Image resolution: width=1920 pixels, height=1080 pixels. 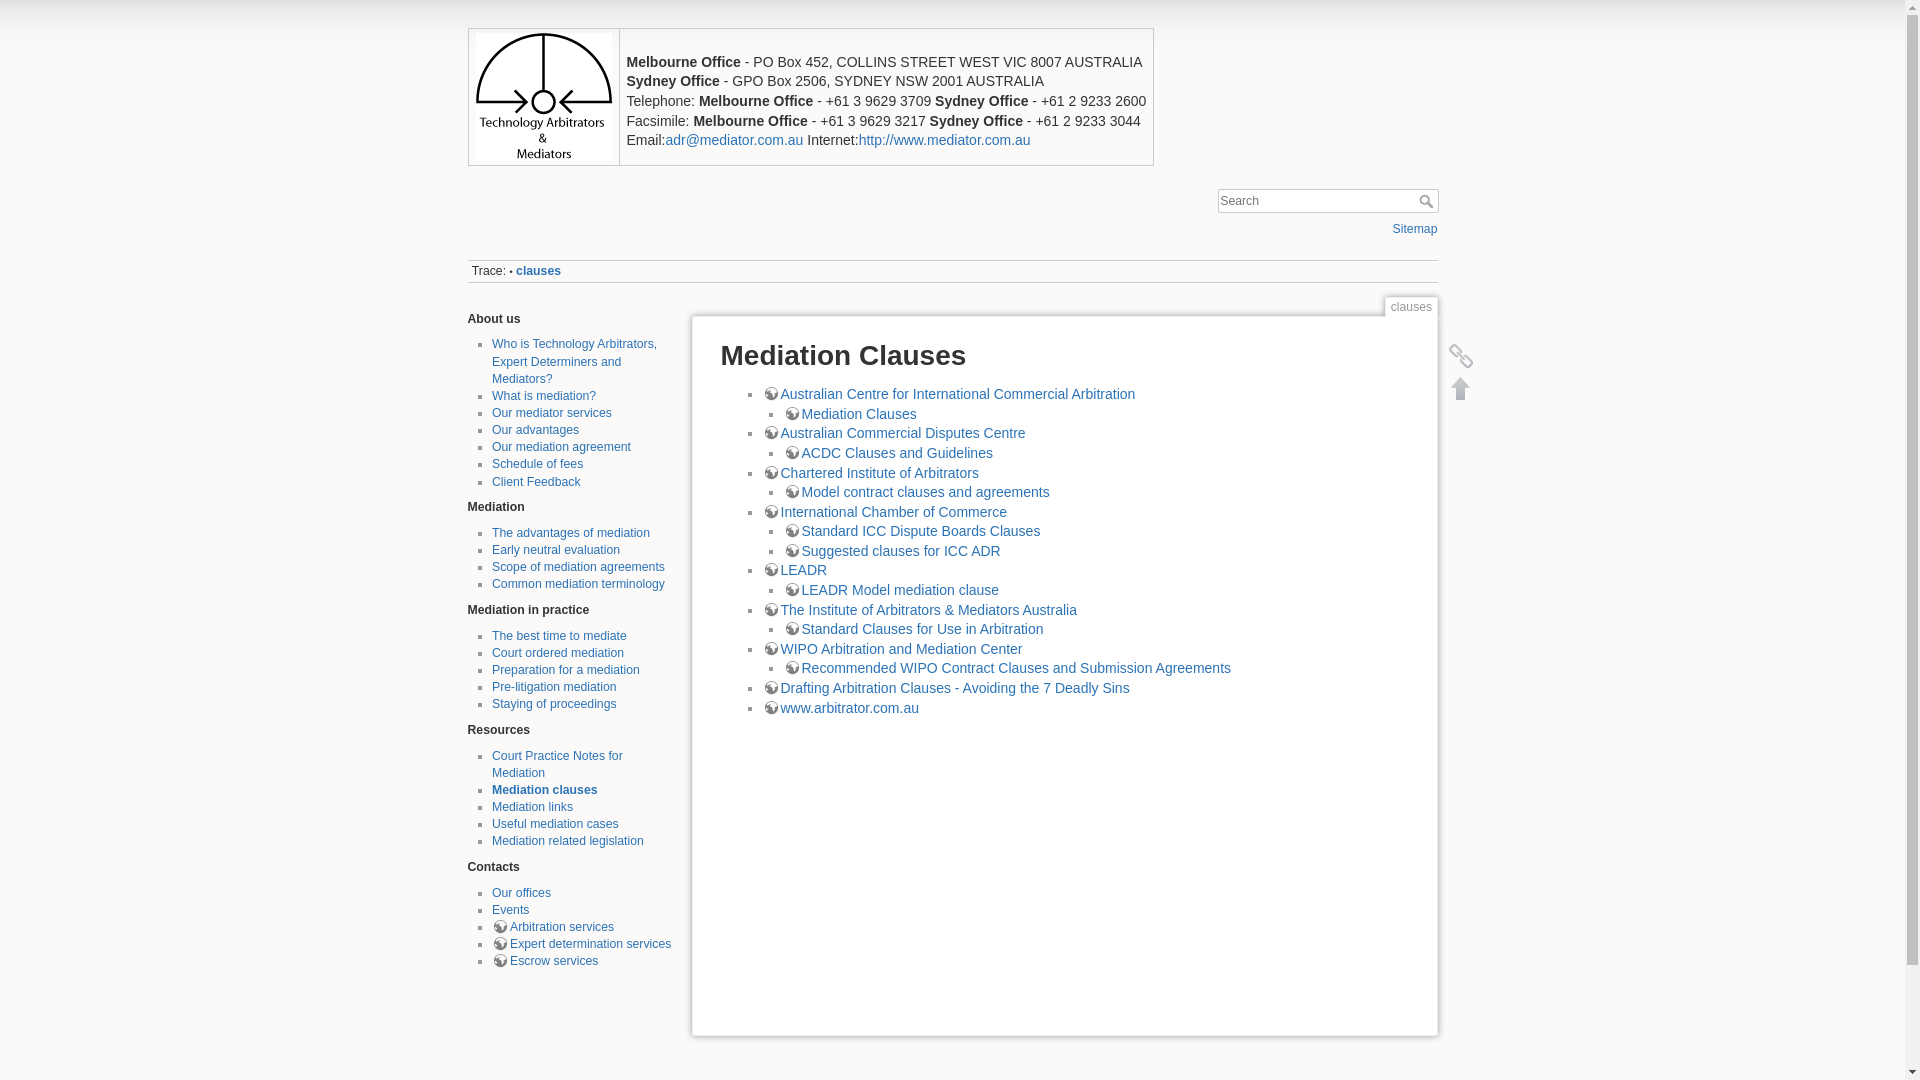 I want to click on 'Pre-litigation mediation', so click(x=491, y=685).